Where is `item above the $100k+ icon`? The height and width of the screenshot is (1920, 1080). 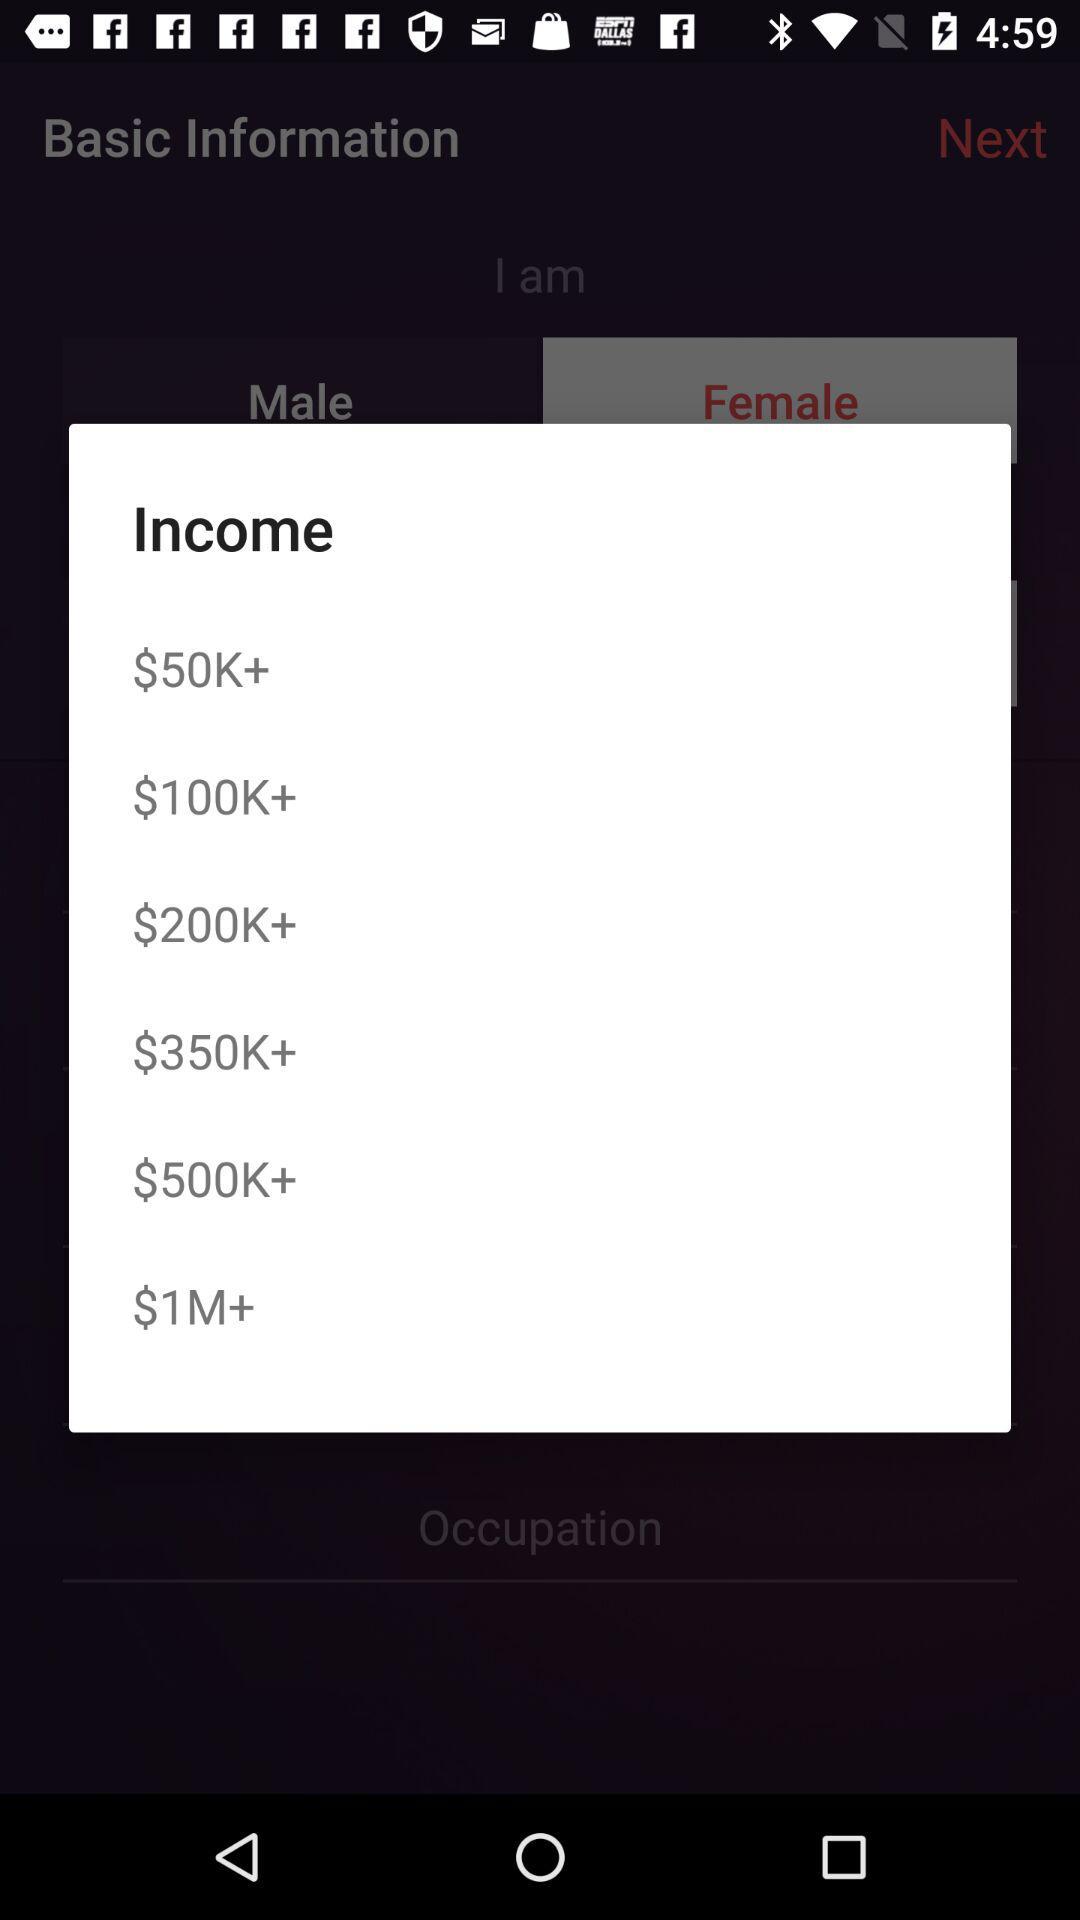
item above the $100k+ icon is located at coordinates (200, 668).